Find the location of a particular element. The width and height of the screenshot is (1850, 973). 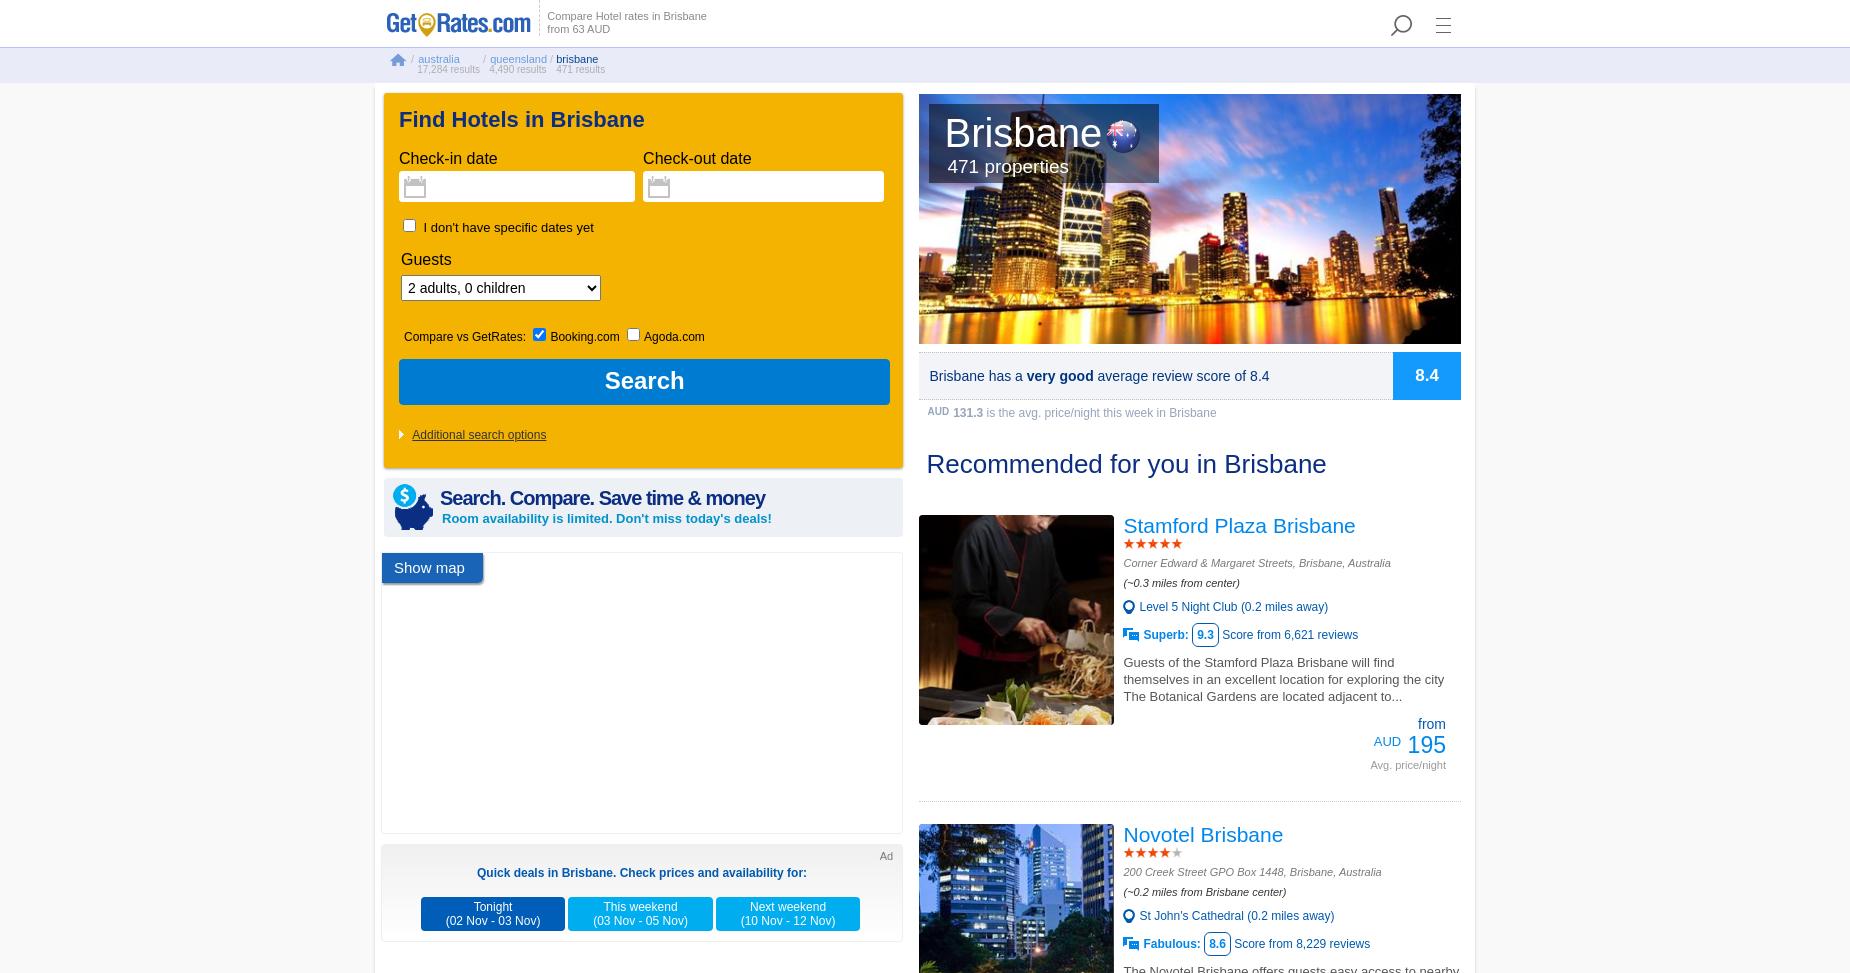

'This weekend' is located at coordinates (639, 906).